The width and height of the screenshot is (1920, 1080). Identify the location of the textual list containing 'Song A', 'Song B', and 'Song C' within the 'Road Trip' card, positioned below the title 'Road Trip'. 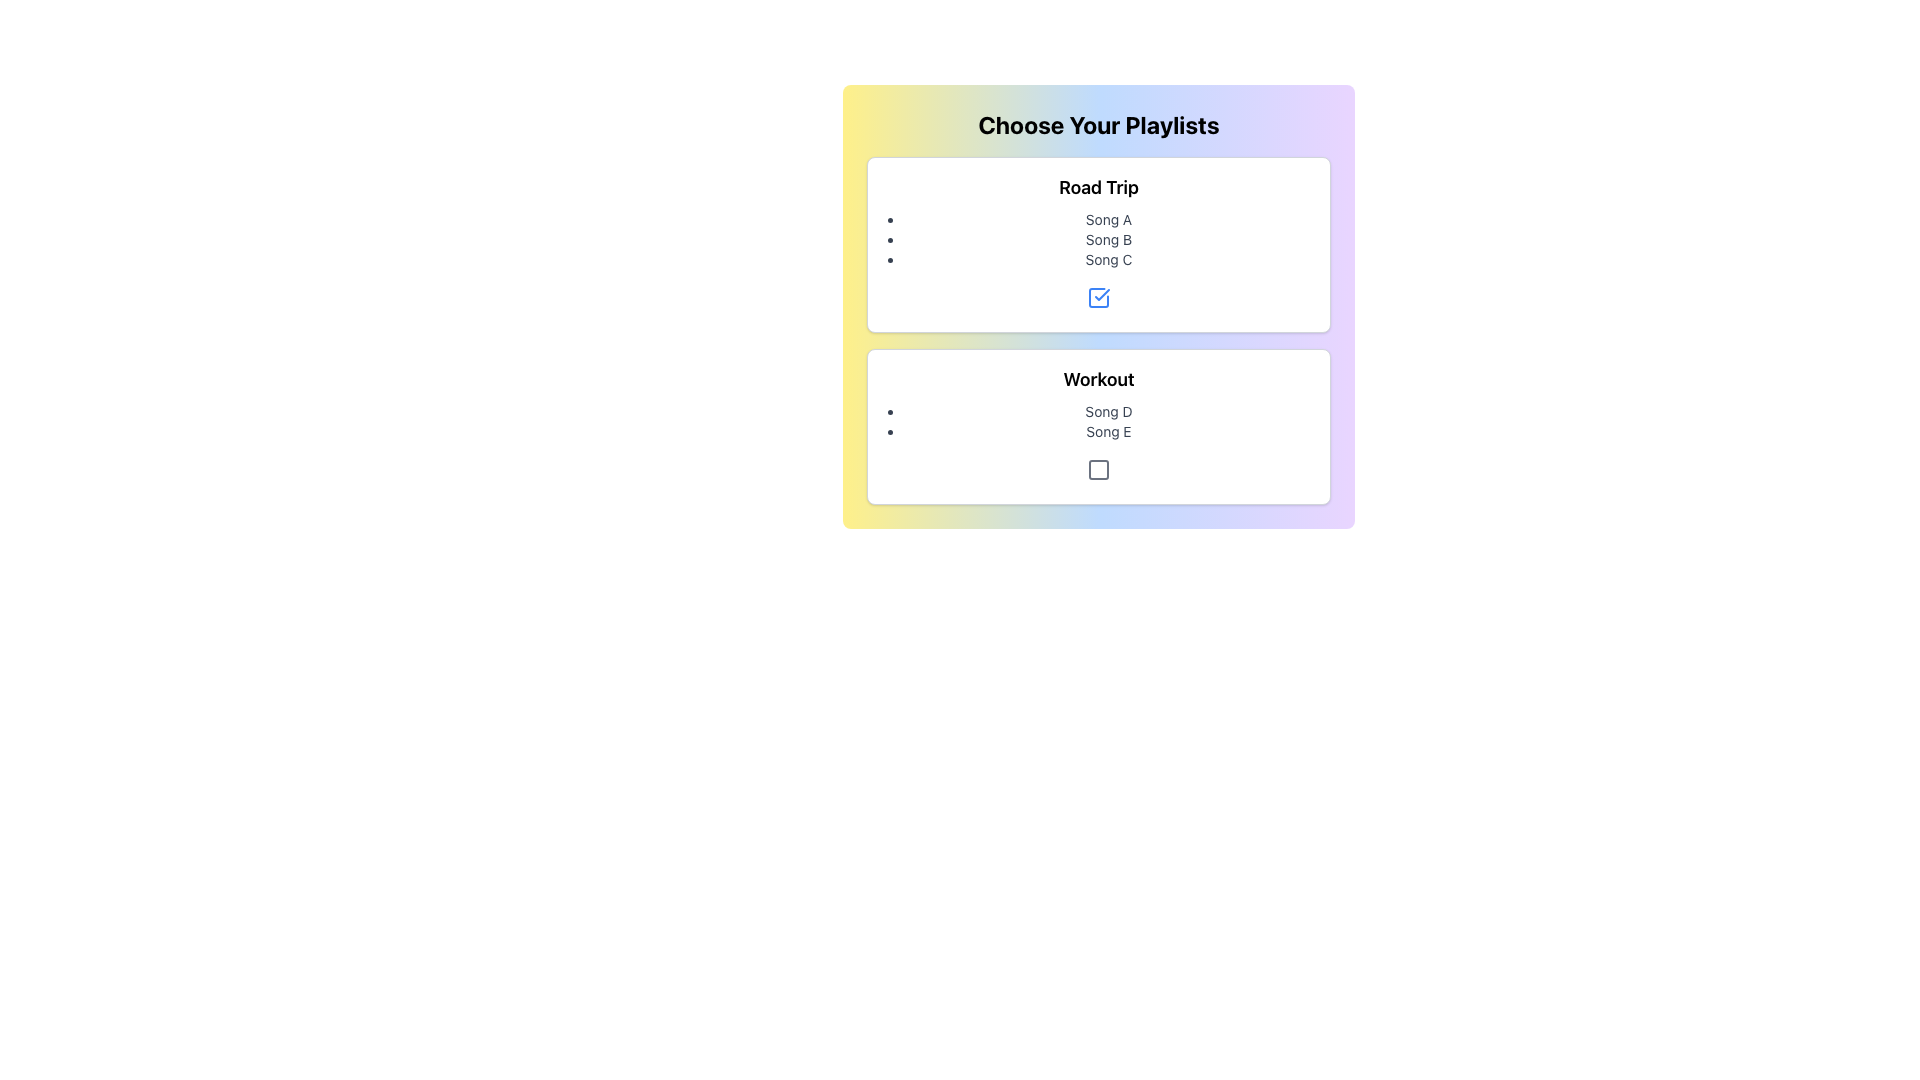
(1098, 238).